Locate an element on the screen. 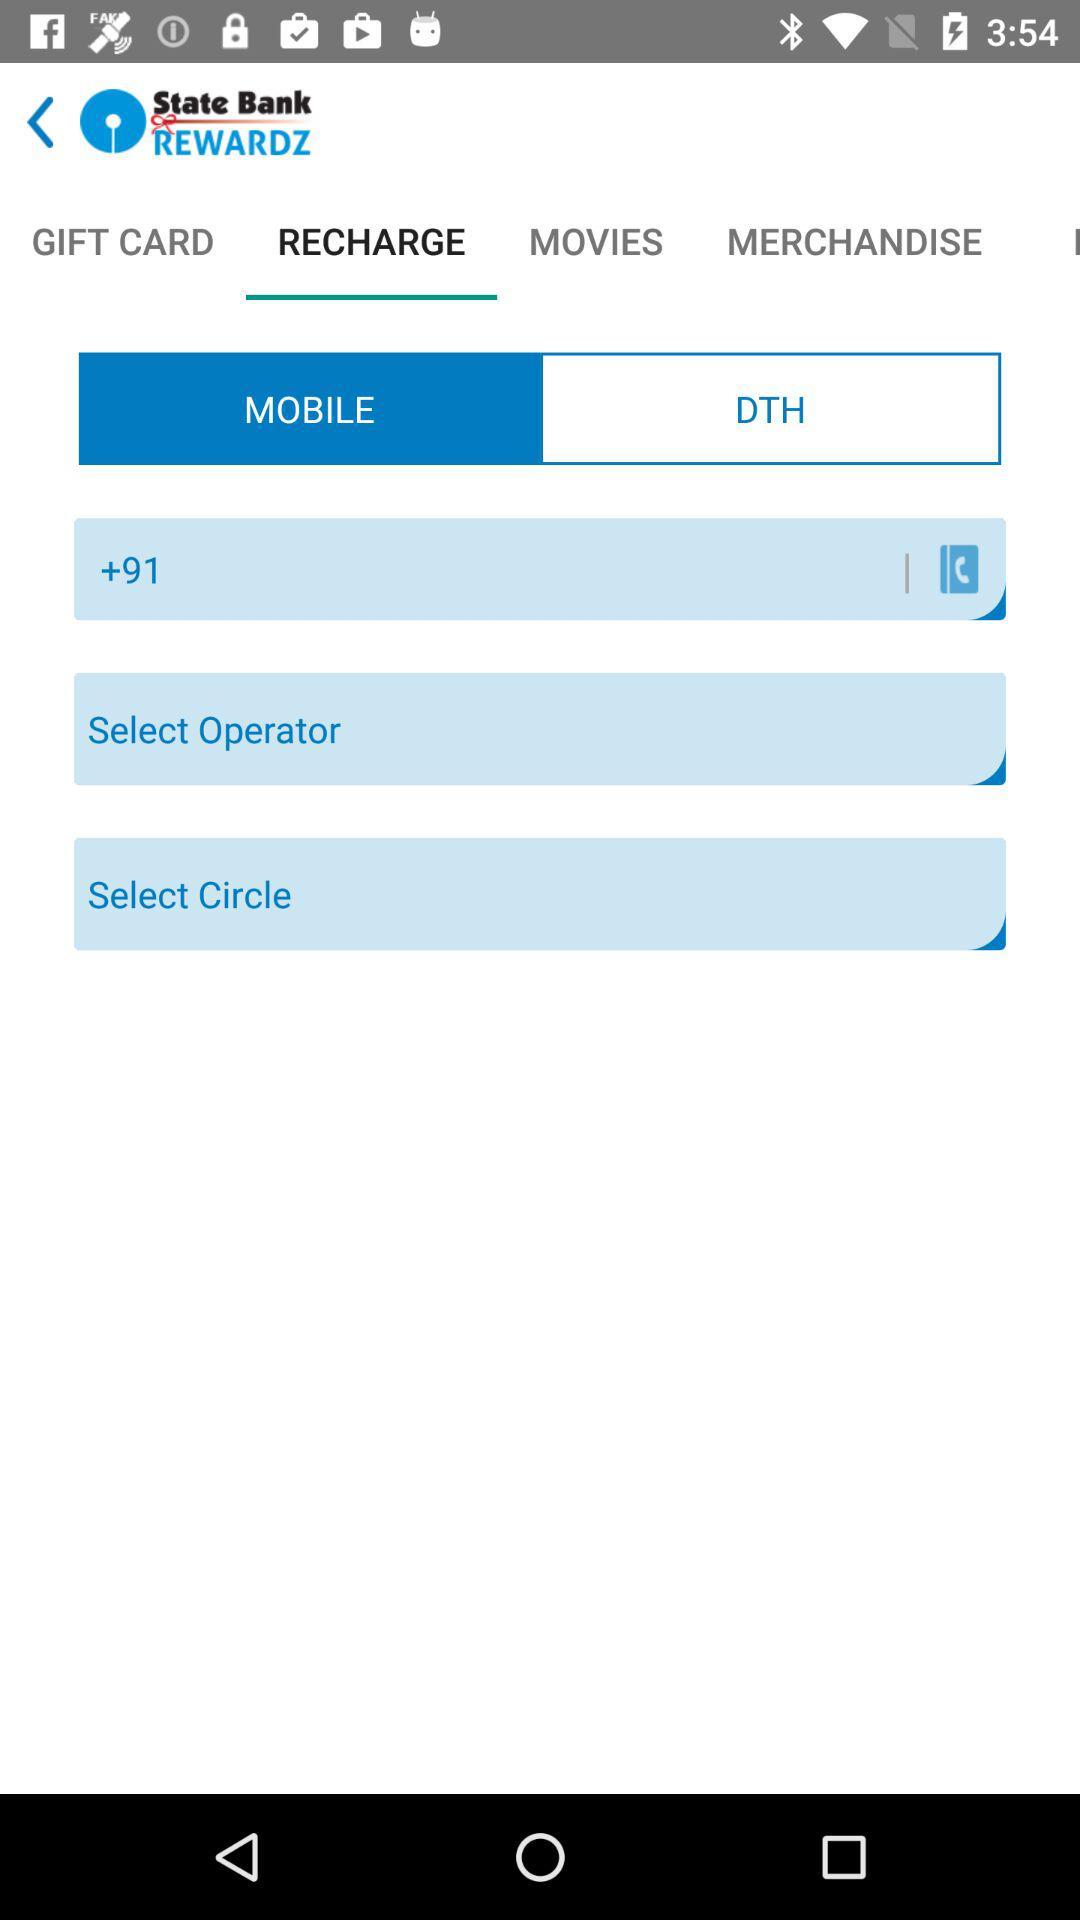 The image size is (1080, 1920). the mobile button below the recharge is located at coordinates (309, 407).